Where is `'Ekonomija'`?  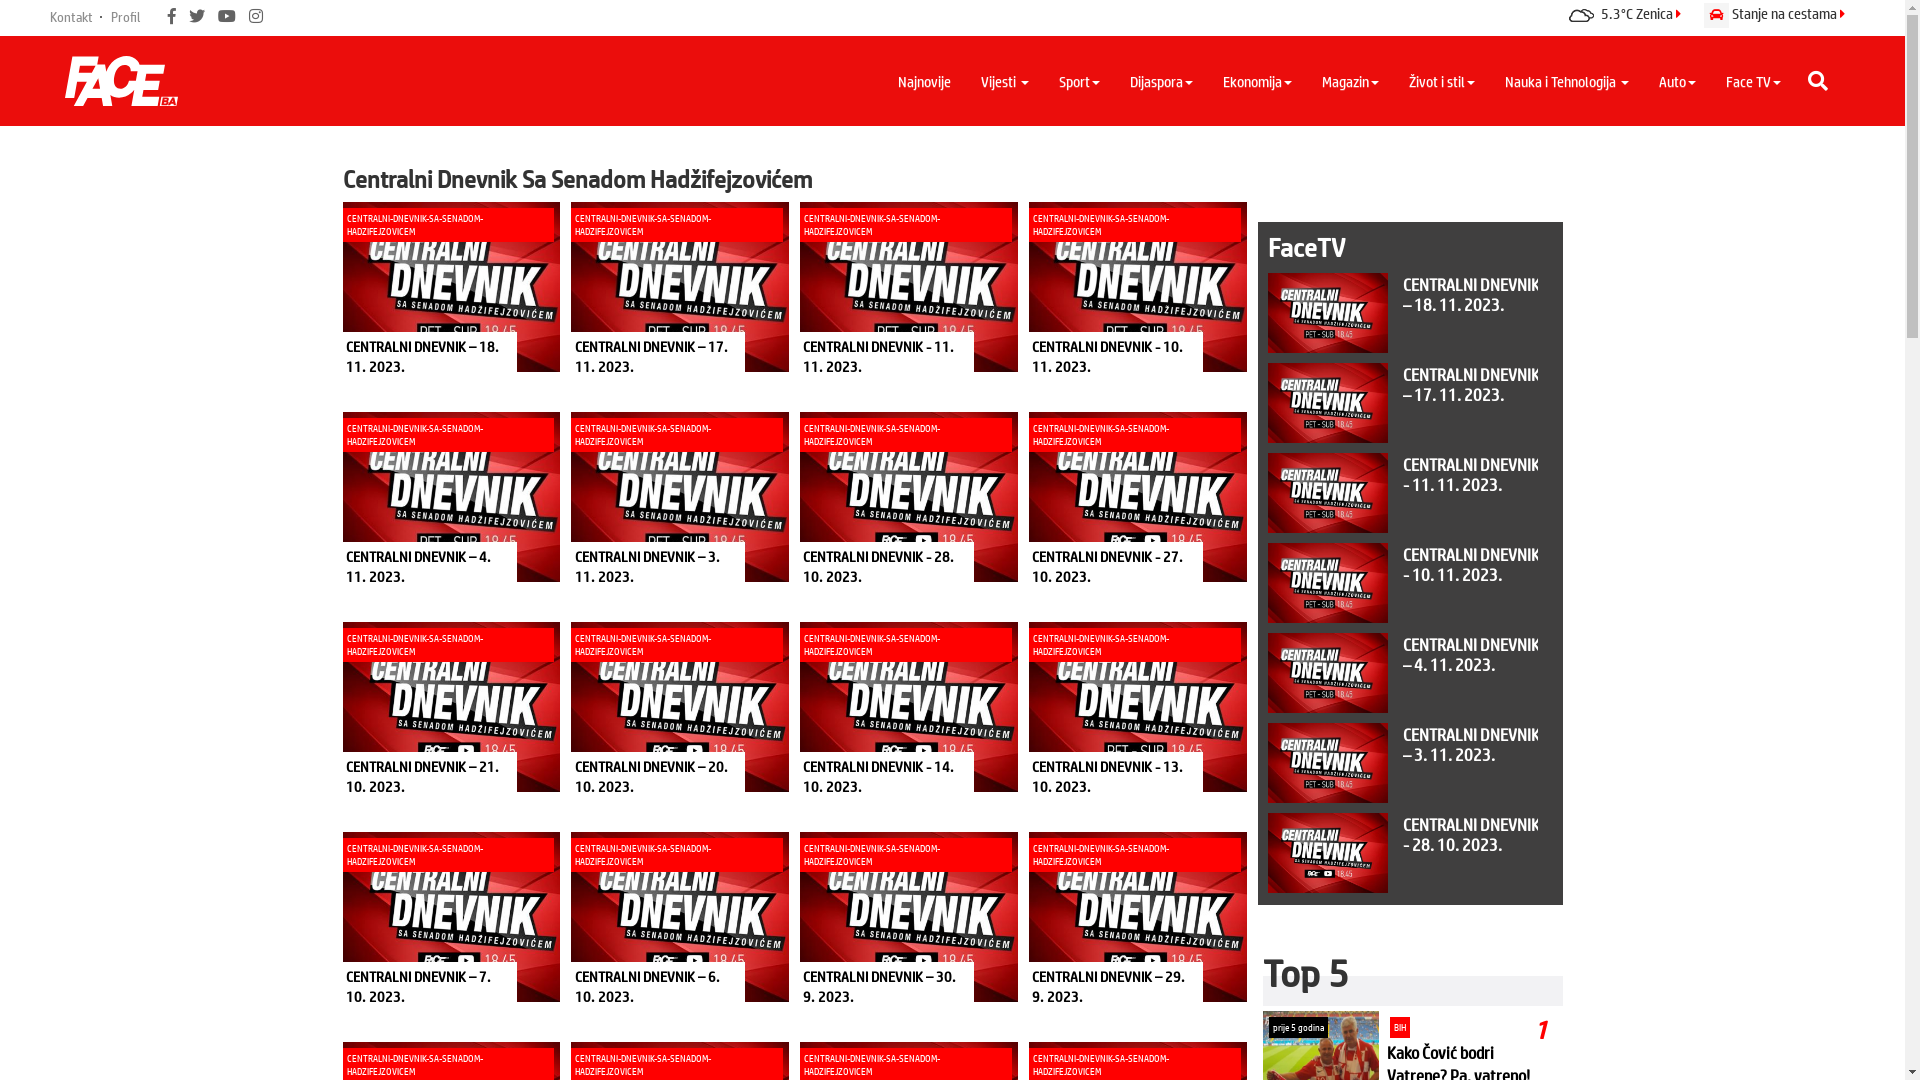
'Ekonomija' is located at coordinates (1256, 80).